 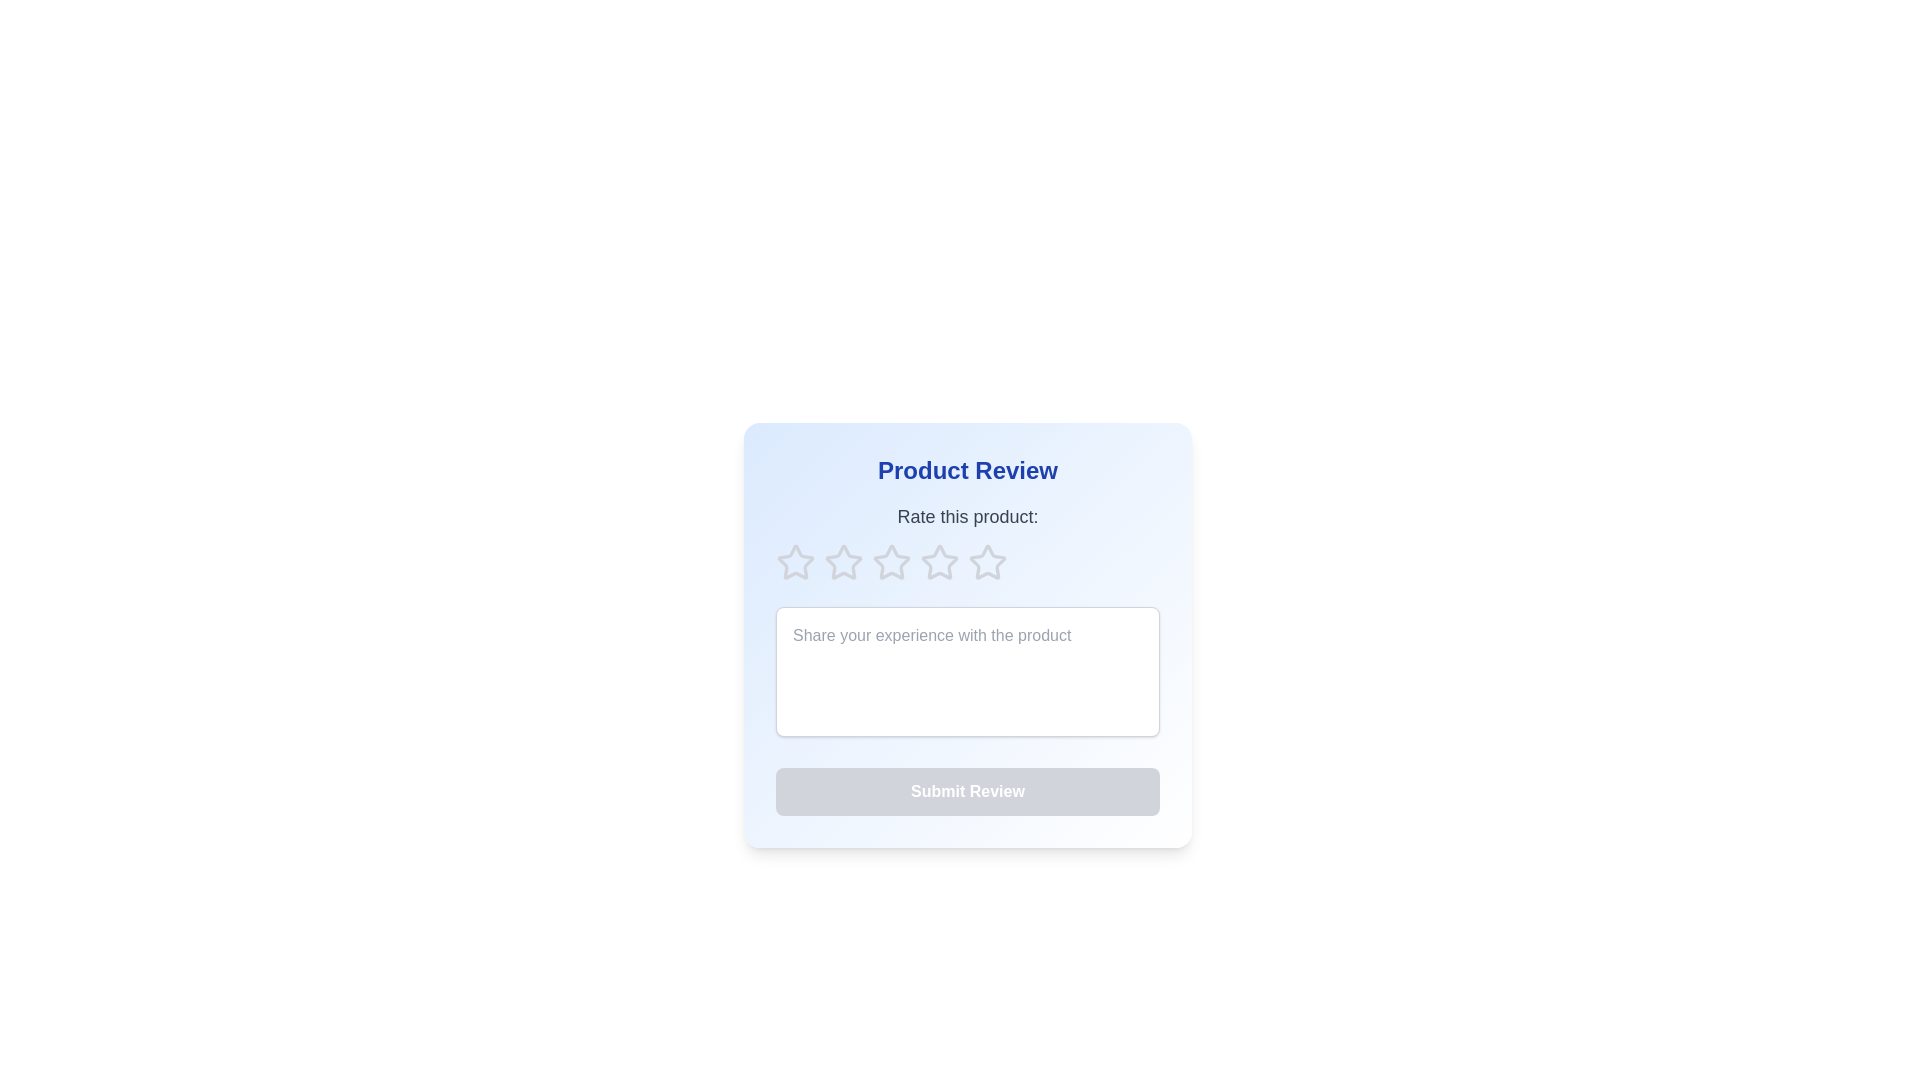 What do you see at coordinates (795, 563) in the screenshot?
I see `the first interactive rating star icon located under the text 'Rate this product:'` at bounding box center [795, 563].